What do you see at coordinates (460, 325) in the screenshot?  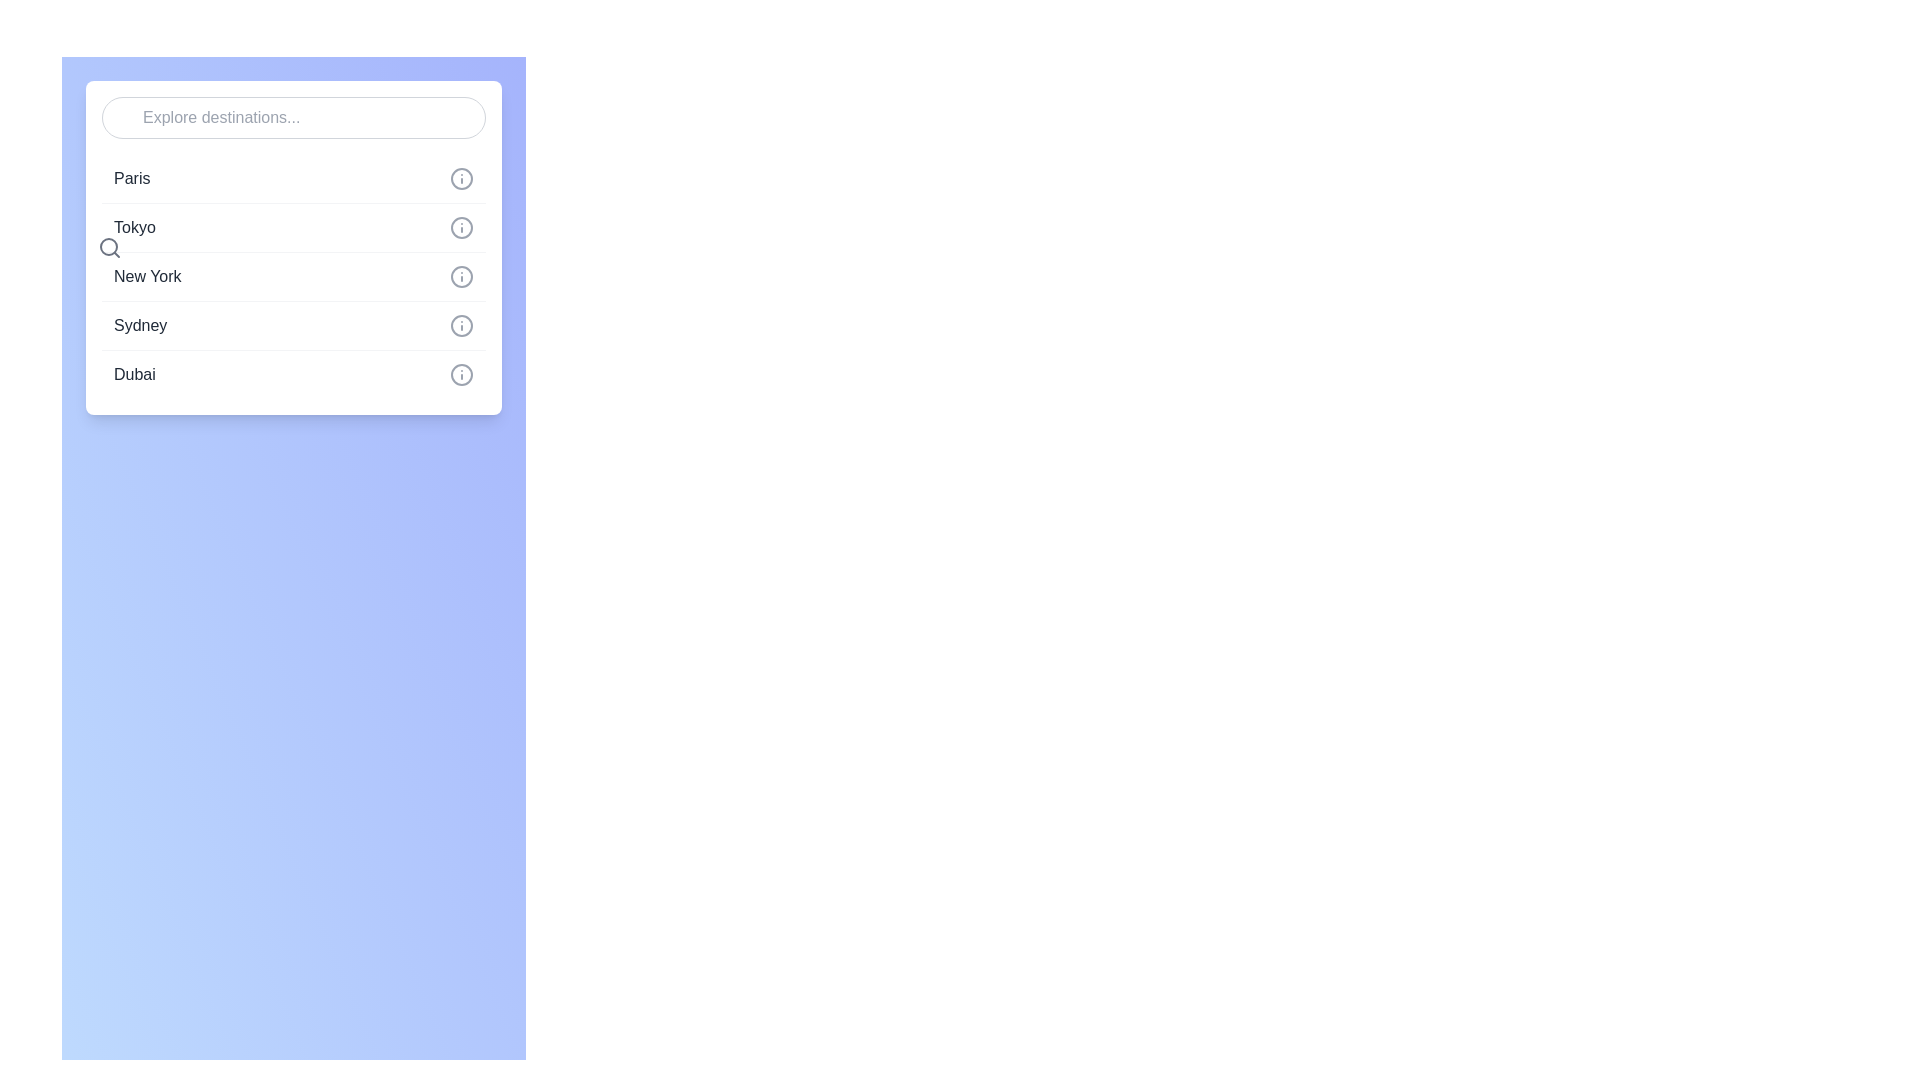 I see `the filled decorative circle within the information icon associated with the 'Sydney' list item, which is the fourth entry in the destination list` at bounding box center [460, 325].